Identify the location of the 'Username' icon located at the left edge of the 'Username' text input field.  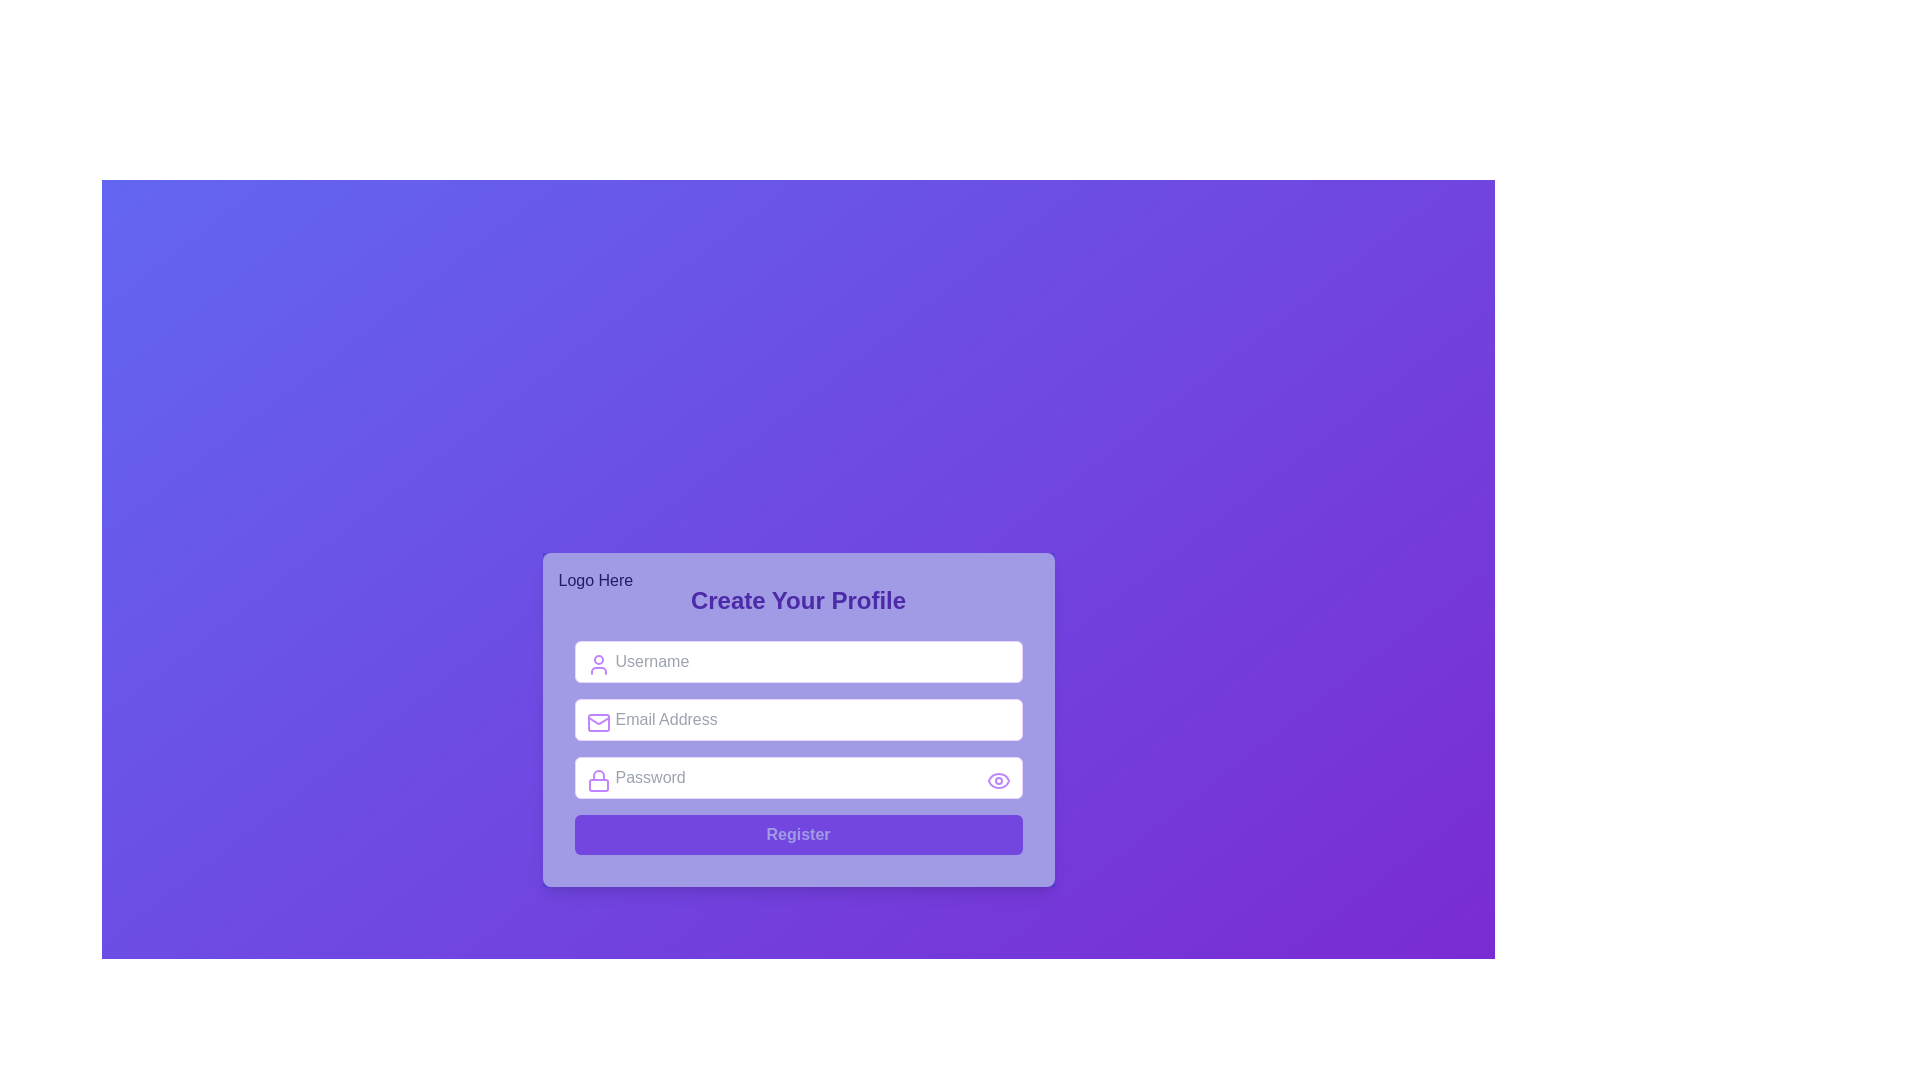
(597, 664).